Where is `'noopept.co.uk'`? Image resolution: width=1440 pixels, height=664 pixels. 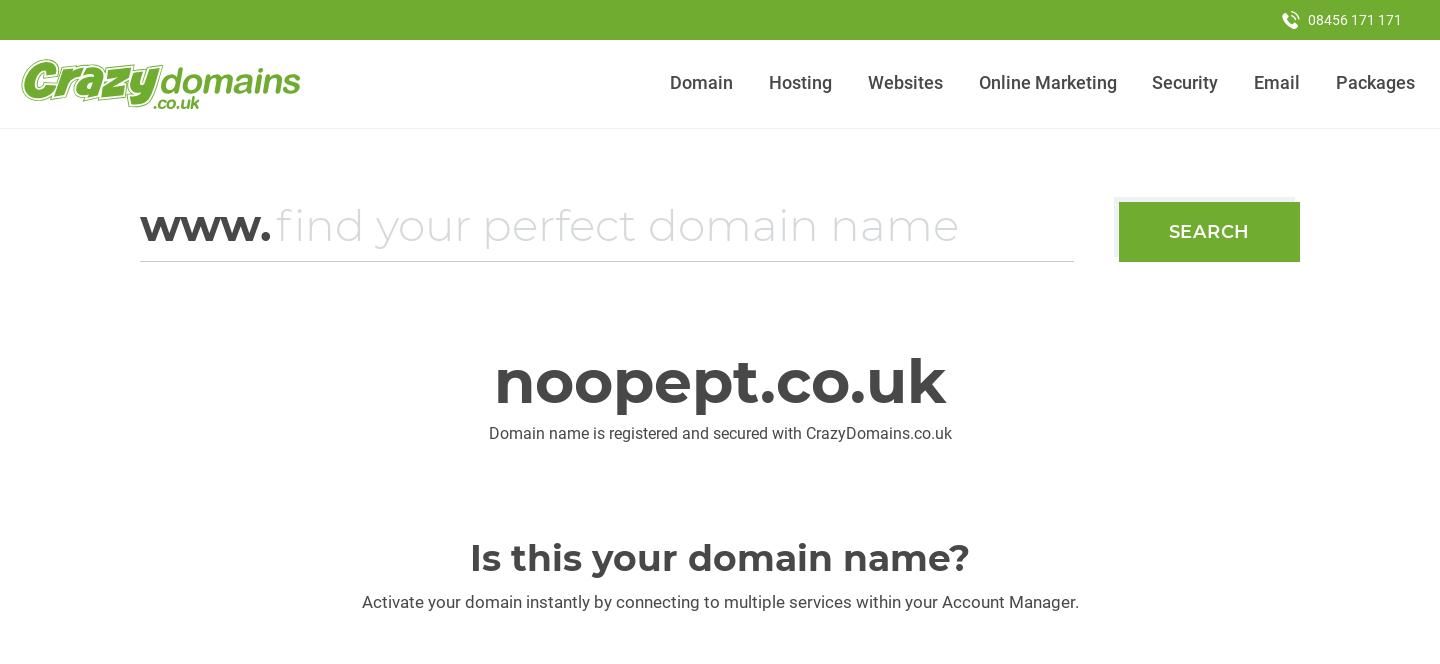
'noopept.co.uk' is located at coordinates (719, 380).